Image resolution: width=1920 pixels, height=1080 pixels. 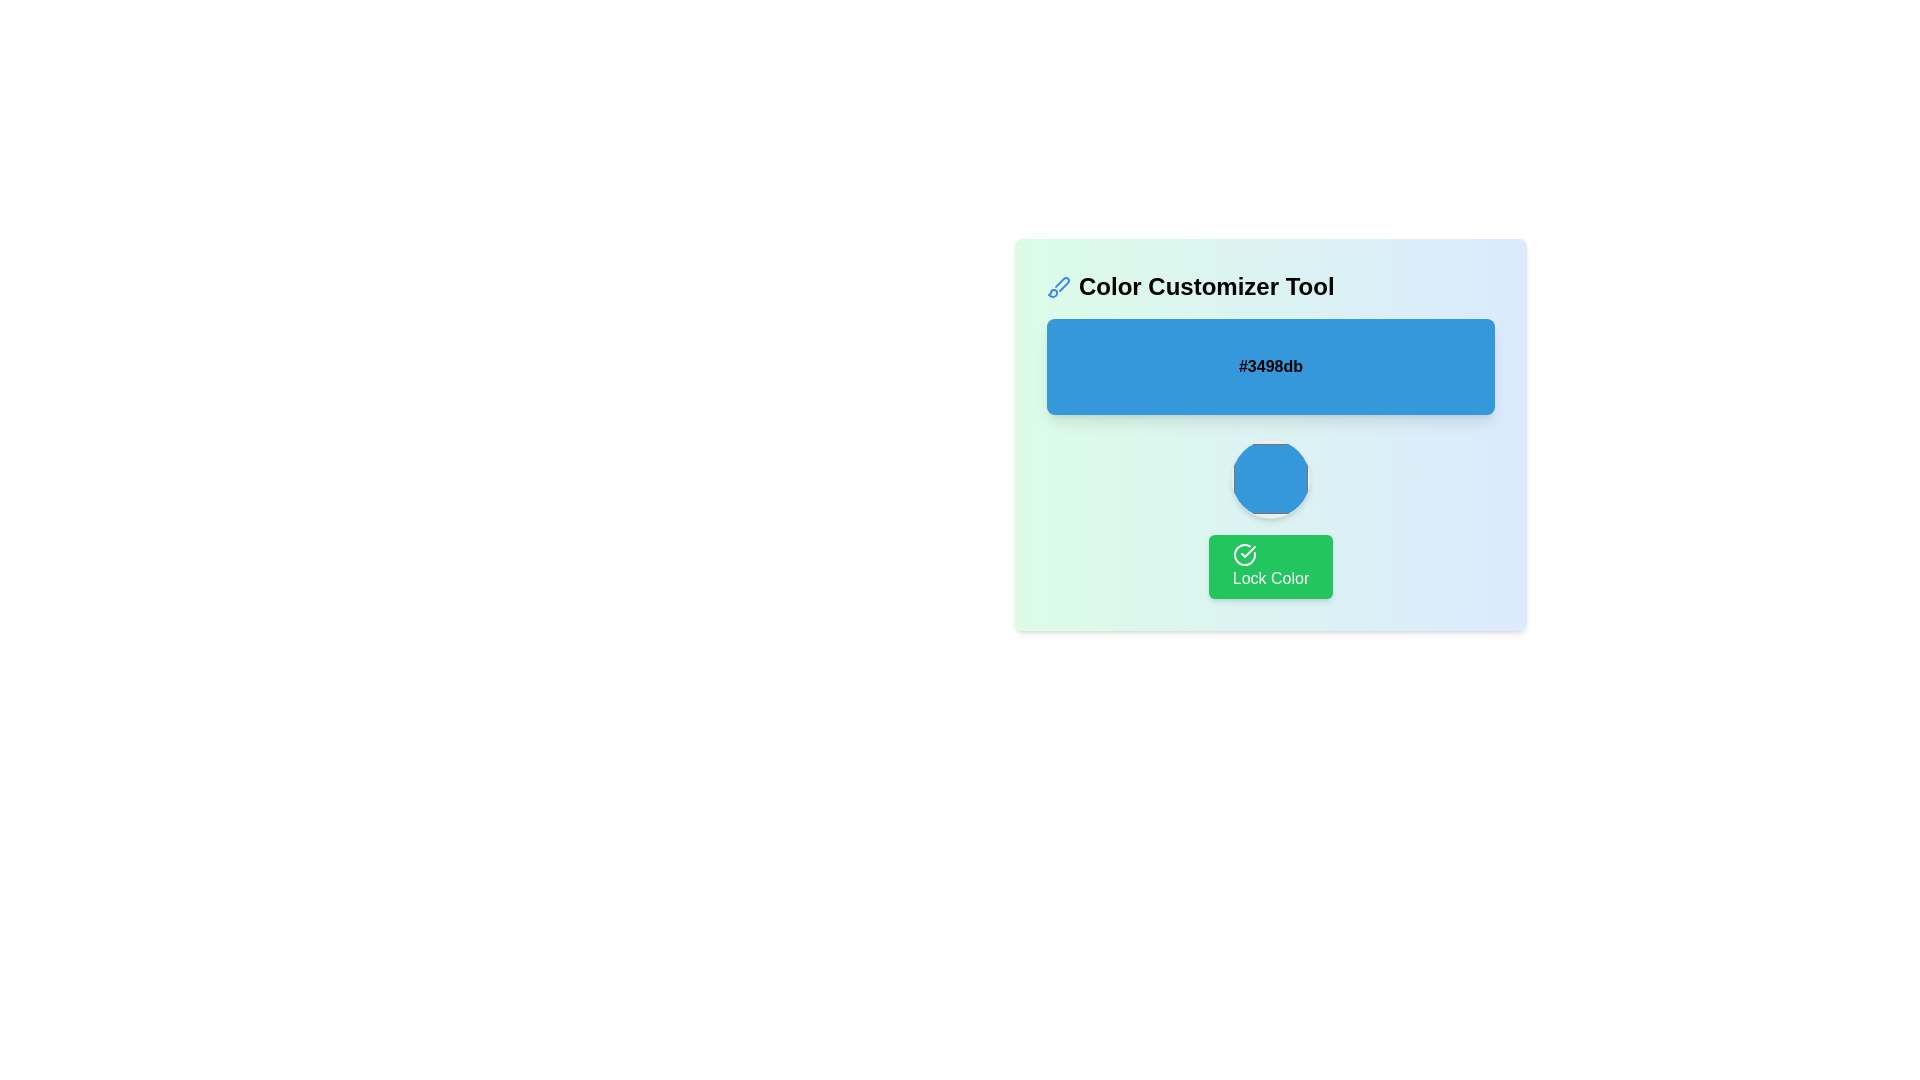 What do you see at coordinates (1270, 567) in the screenshot?
I see `the 'Lock Color' button located centrally below the color display area in the 'Color Customizer Tool' to lock the currently selected color` at bounding box center [1270, 567].